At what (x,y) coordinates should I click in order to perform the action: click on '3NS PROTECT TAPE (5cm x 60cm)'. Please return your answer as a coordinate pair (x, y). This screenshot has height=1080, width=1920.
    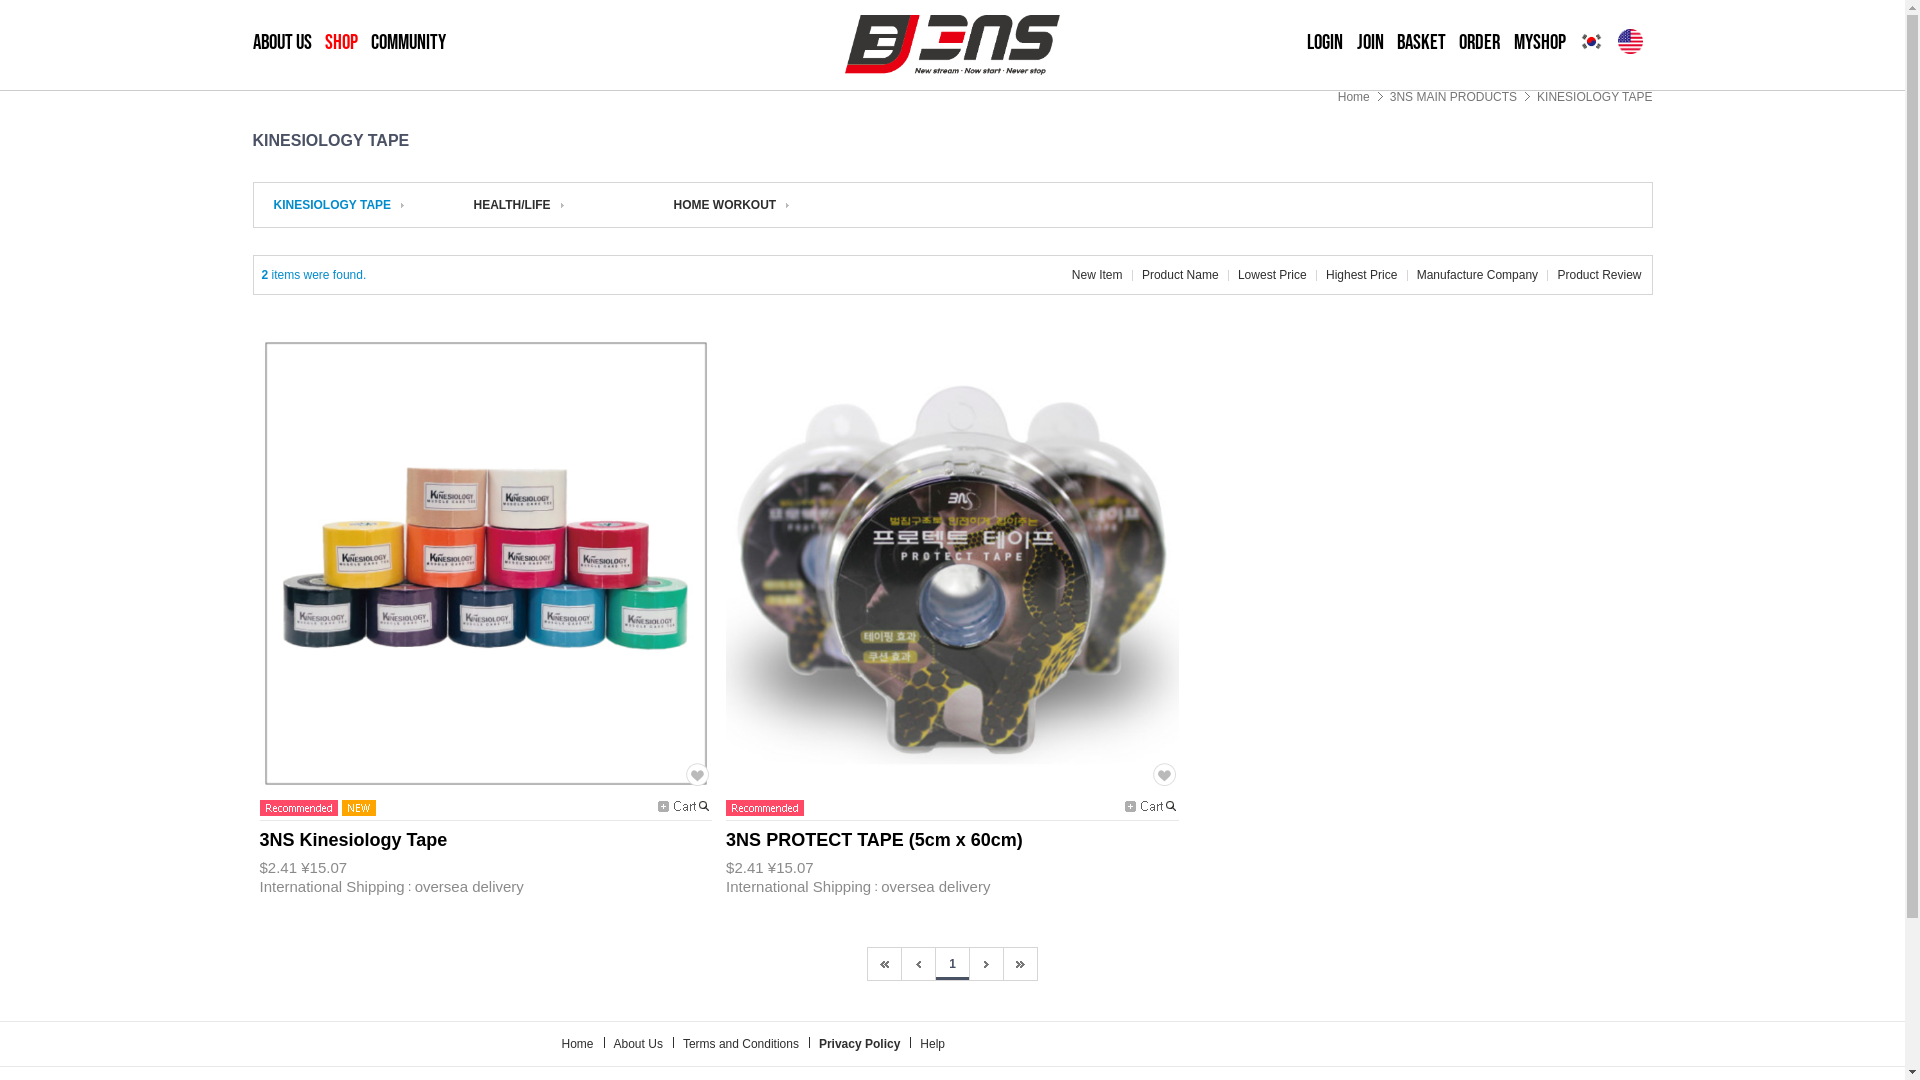
    Looking at the image, I should click on (874, 841).